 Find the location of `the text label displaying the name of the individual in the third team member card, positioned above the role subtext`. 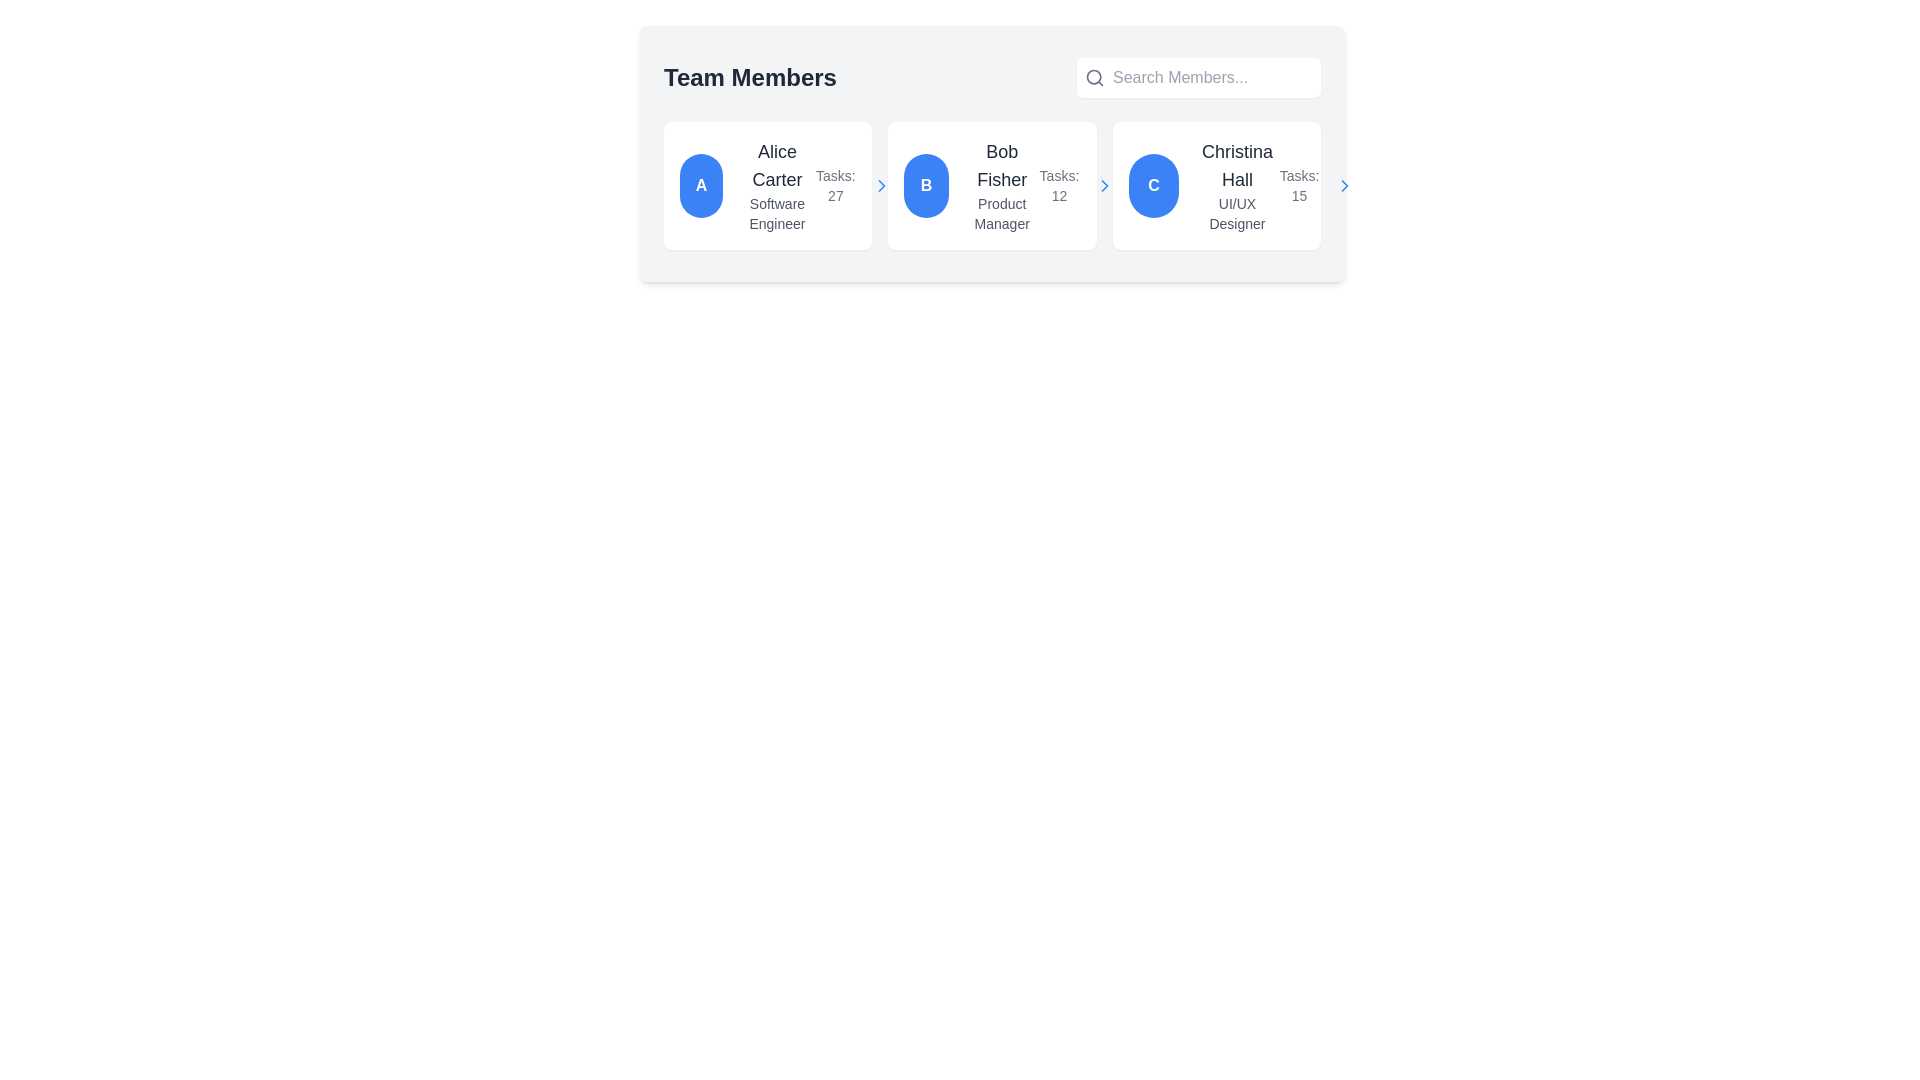

the text label displaying the name of the individual in the third team member card, positioned above the role subtext is located at coordinates (1236, 164).